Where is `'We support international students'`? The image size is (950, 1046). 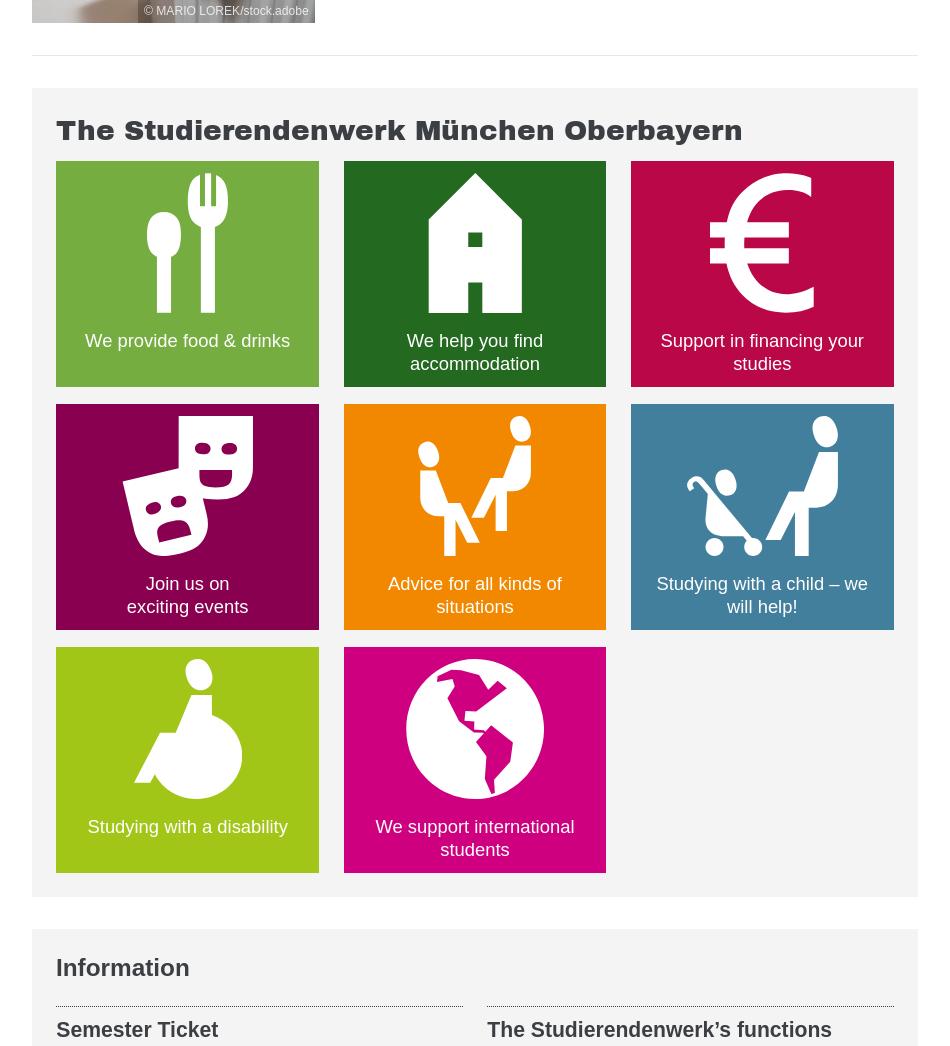
'We support international students' is located at coordinates (373, 836).